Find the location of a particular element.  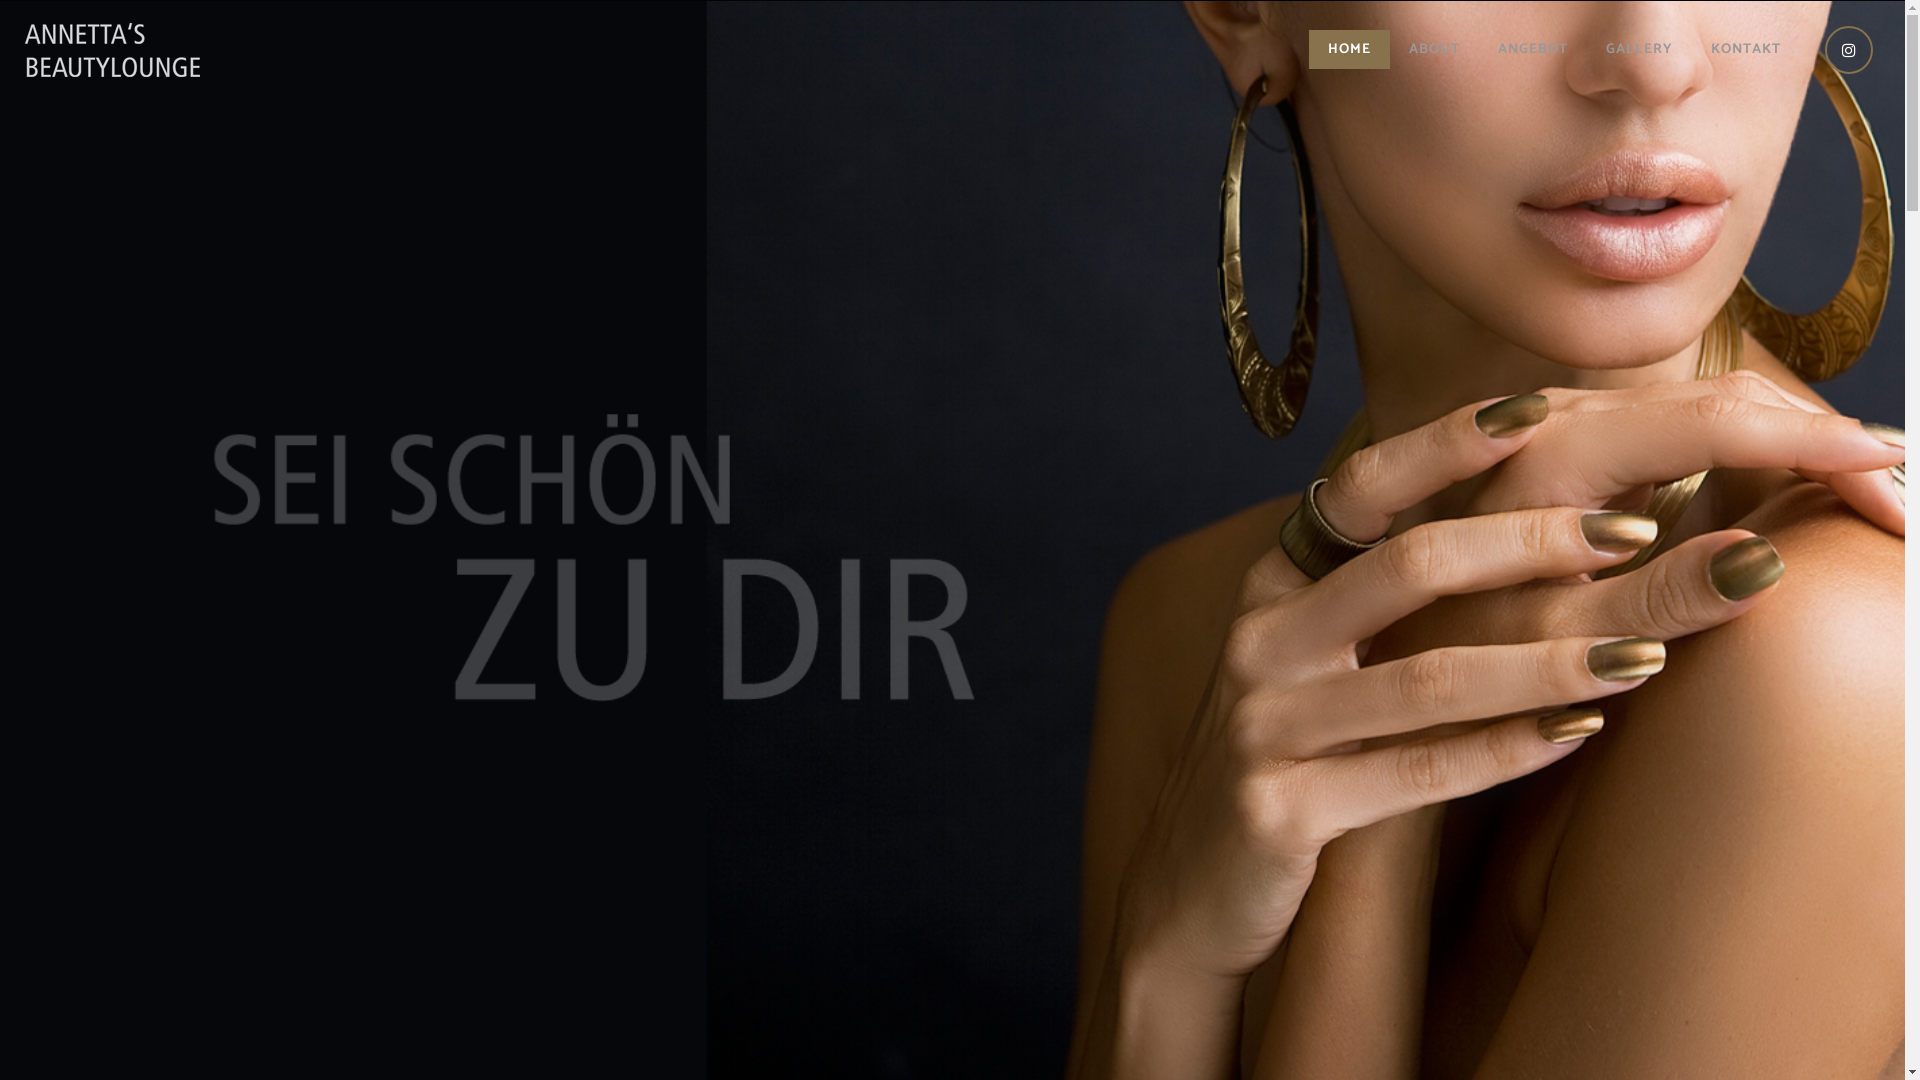

'ABOUT' is located at coordinates (1433, 49).